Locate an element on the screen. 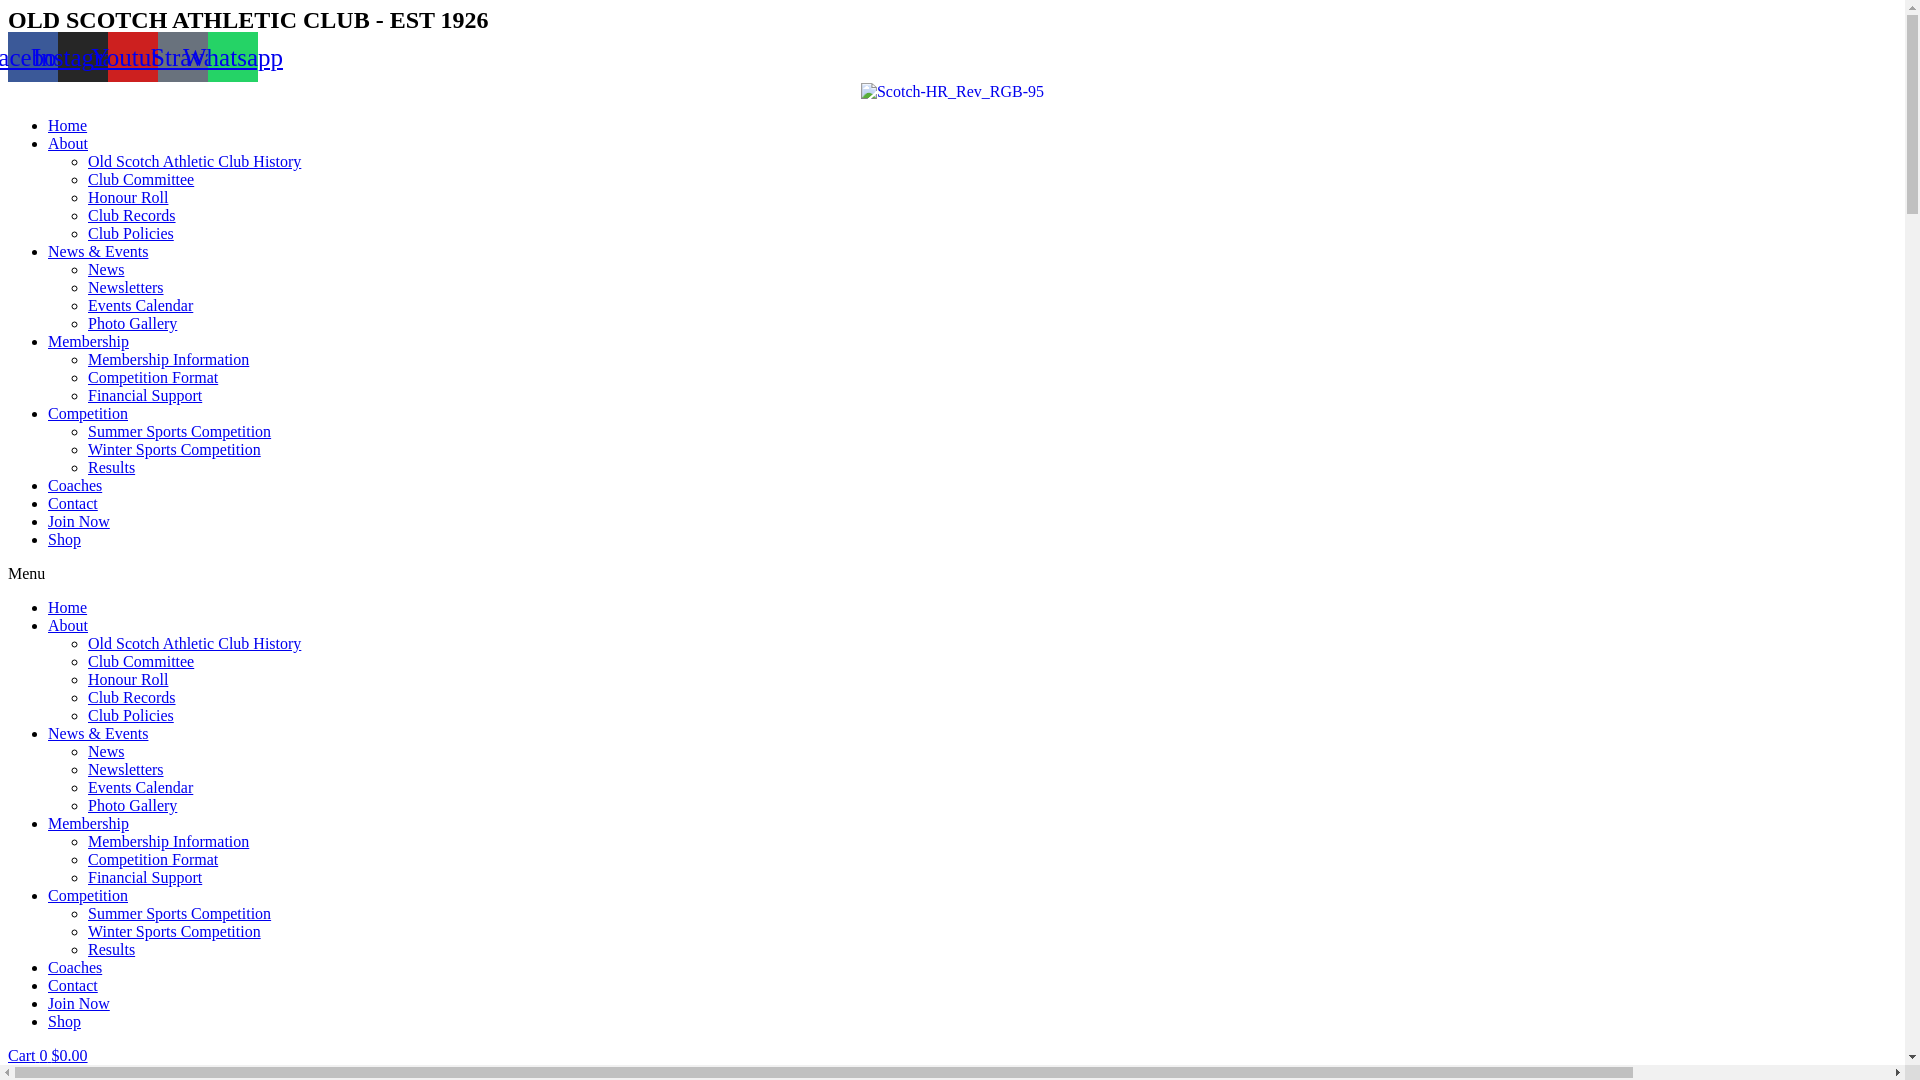 This screenshot has height=1080, width=1920. 'Summer Sports Competition' is located at coordinates (179, 430).